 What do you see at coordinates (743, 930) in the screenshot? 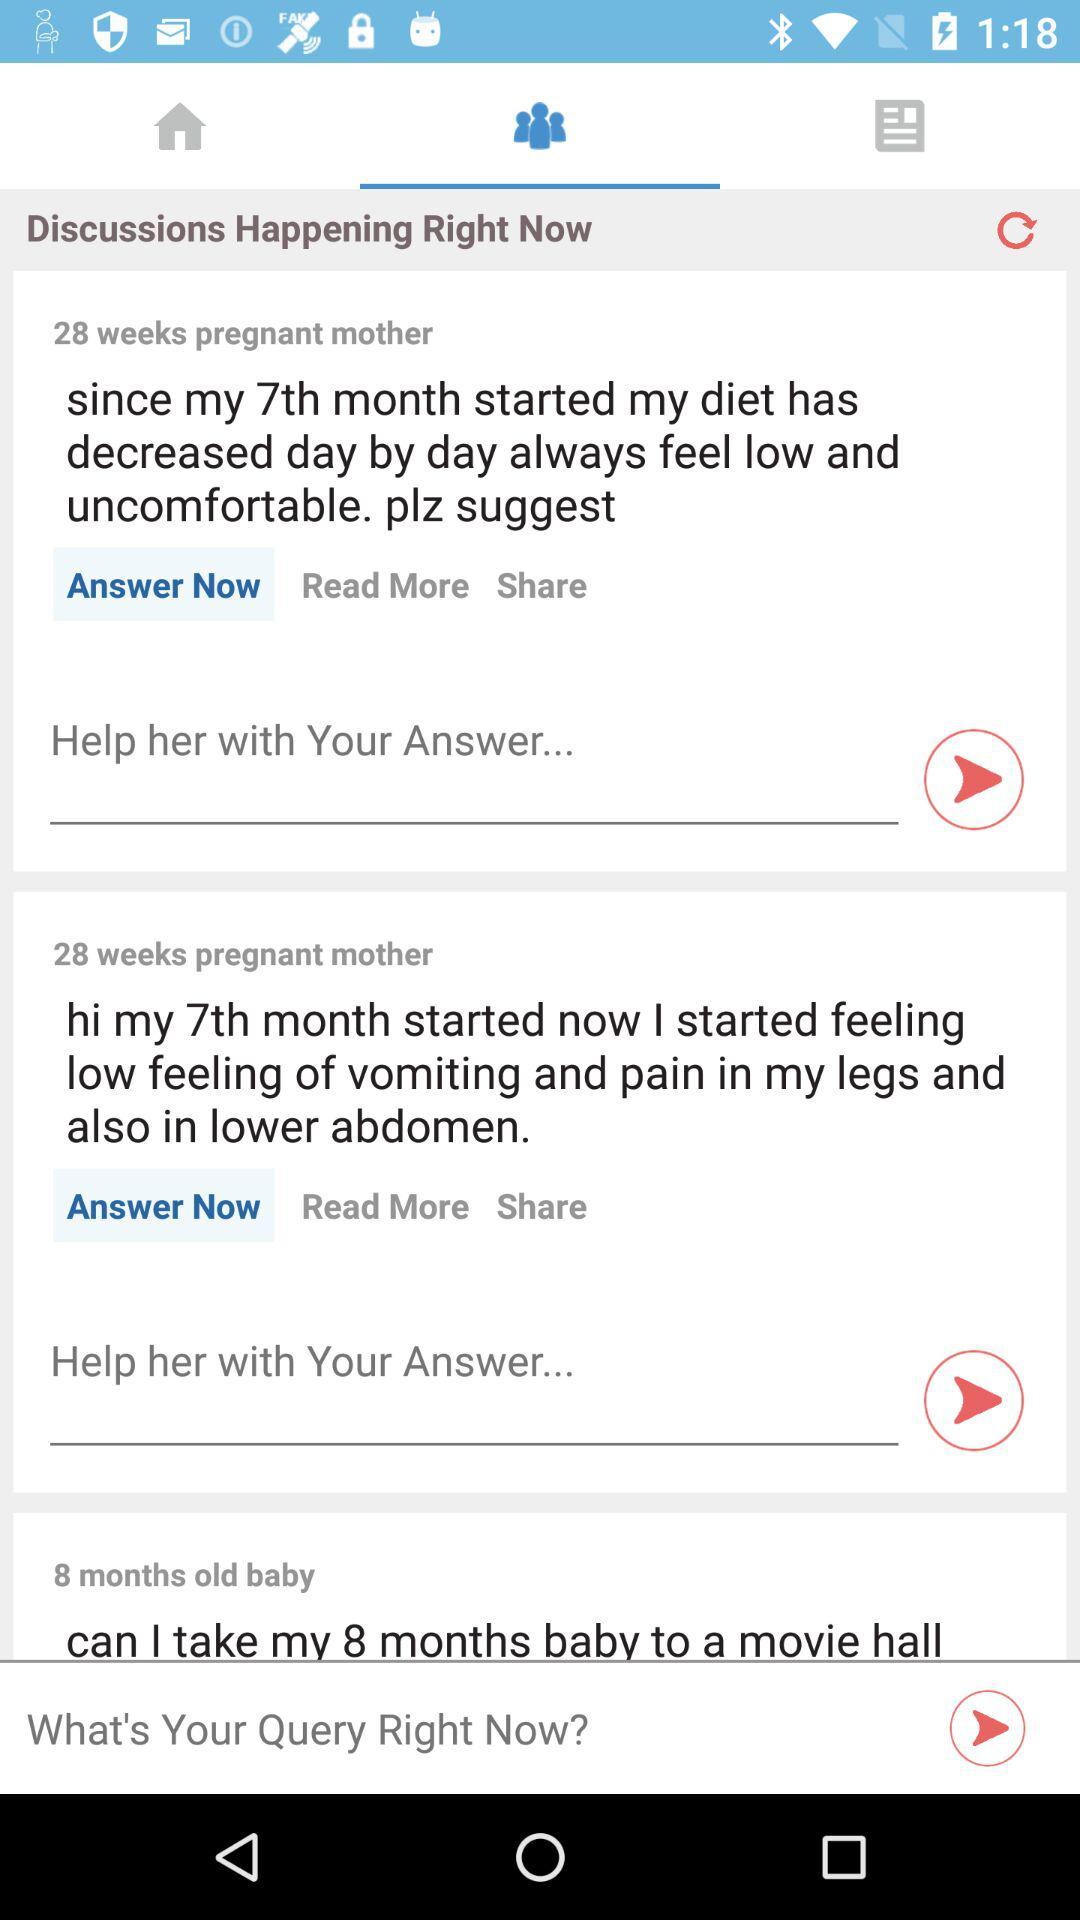
I see `the icon above the hi my 7th` at bounding box center [743, 930].